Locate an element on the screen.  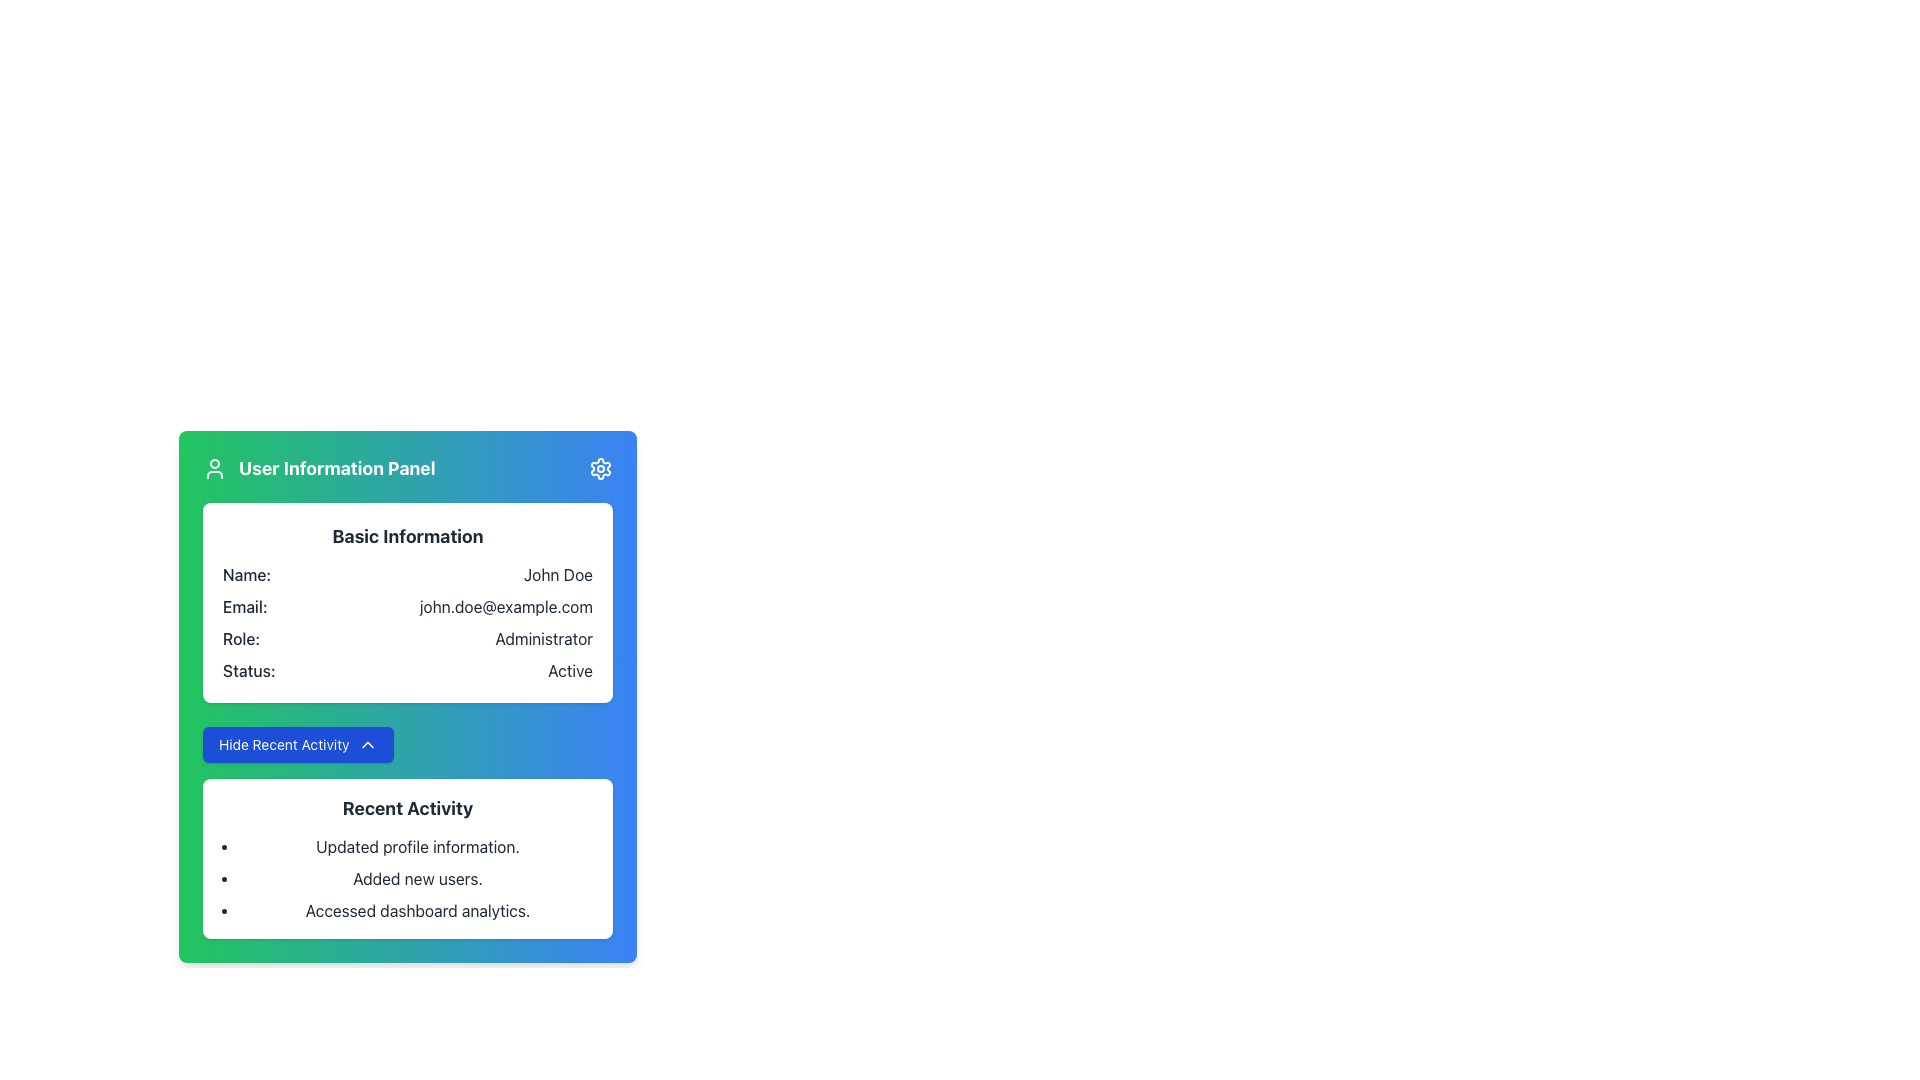
the toggle icon on the 'Hide Recent Activity' button located in the bottom-left of the 'User Information Panel' is located at coordinates (367, 744).